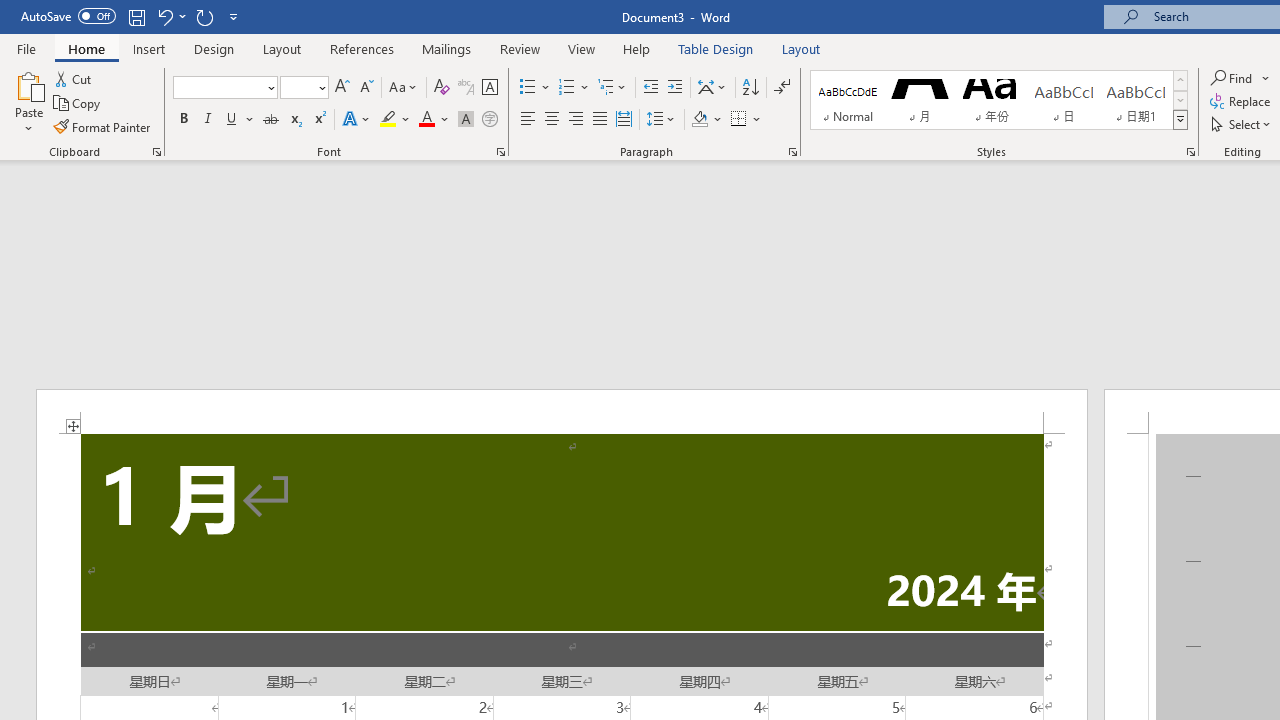 The width and height of the screenshot is (1280, 720). What do you see at coordinates (208, 119) in the screenshot?
I see `'Italic'` at bounding box center [208, 119].